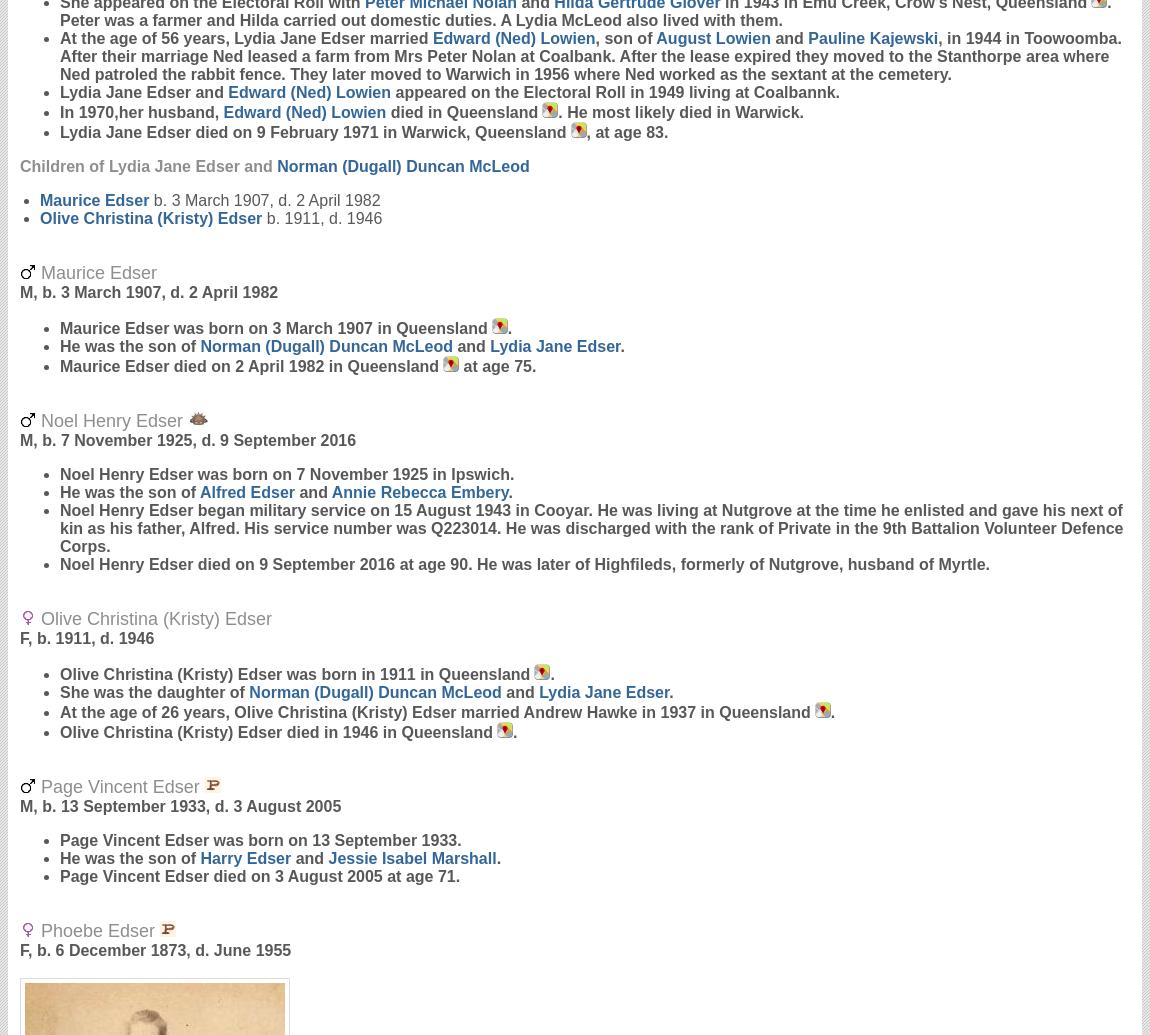 Image resolution: width=1150 pixels, height=1035 pixels. Describe the element at coordinates (187, 440) in the screenshot. I see `'M, b. 7 November 1925, d. 9 September 2016'` at that location.